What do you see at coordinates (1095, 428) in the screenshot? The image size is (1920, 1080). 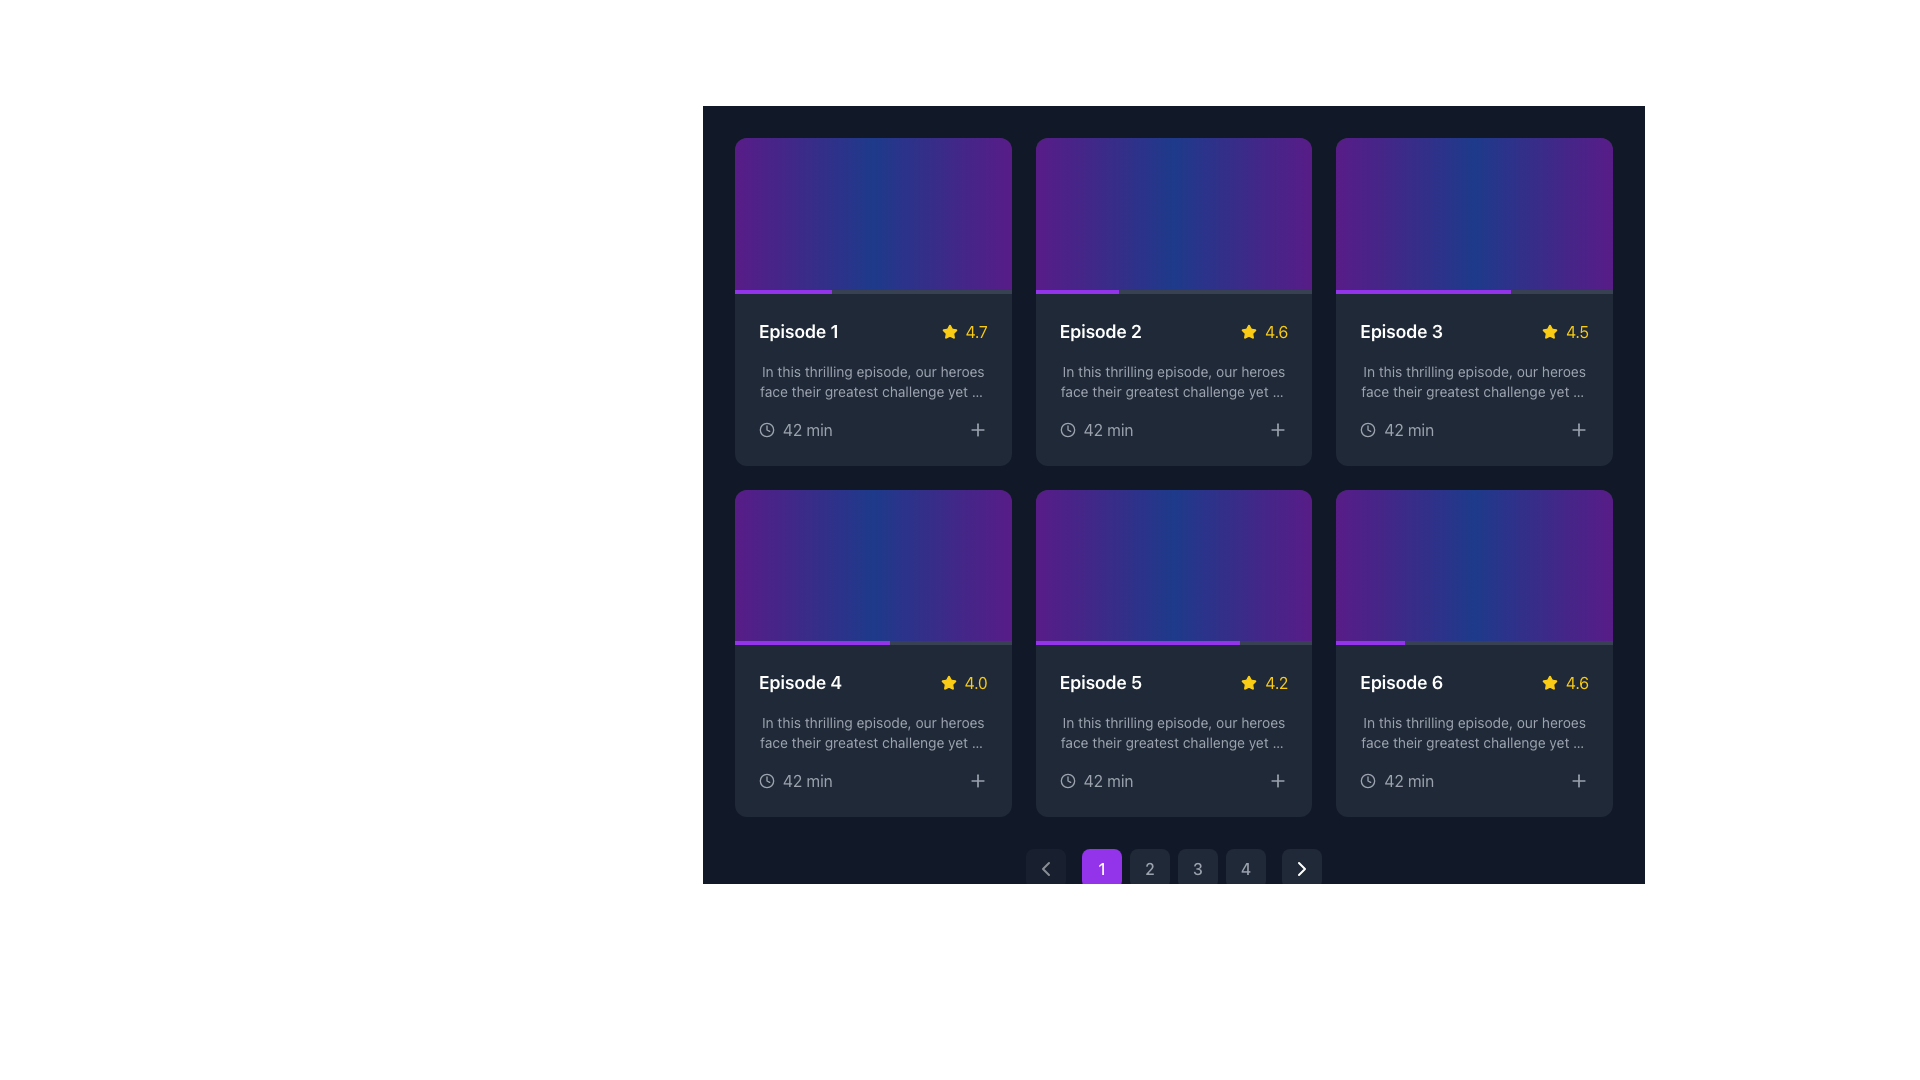 I see `the informational label with an icon and text indicating the duration of the episode displayed in the card labeled 'Episode 2', located in the bottom-left corner of the card` at bounding box center [1095, 428].